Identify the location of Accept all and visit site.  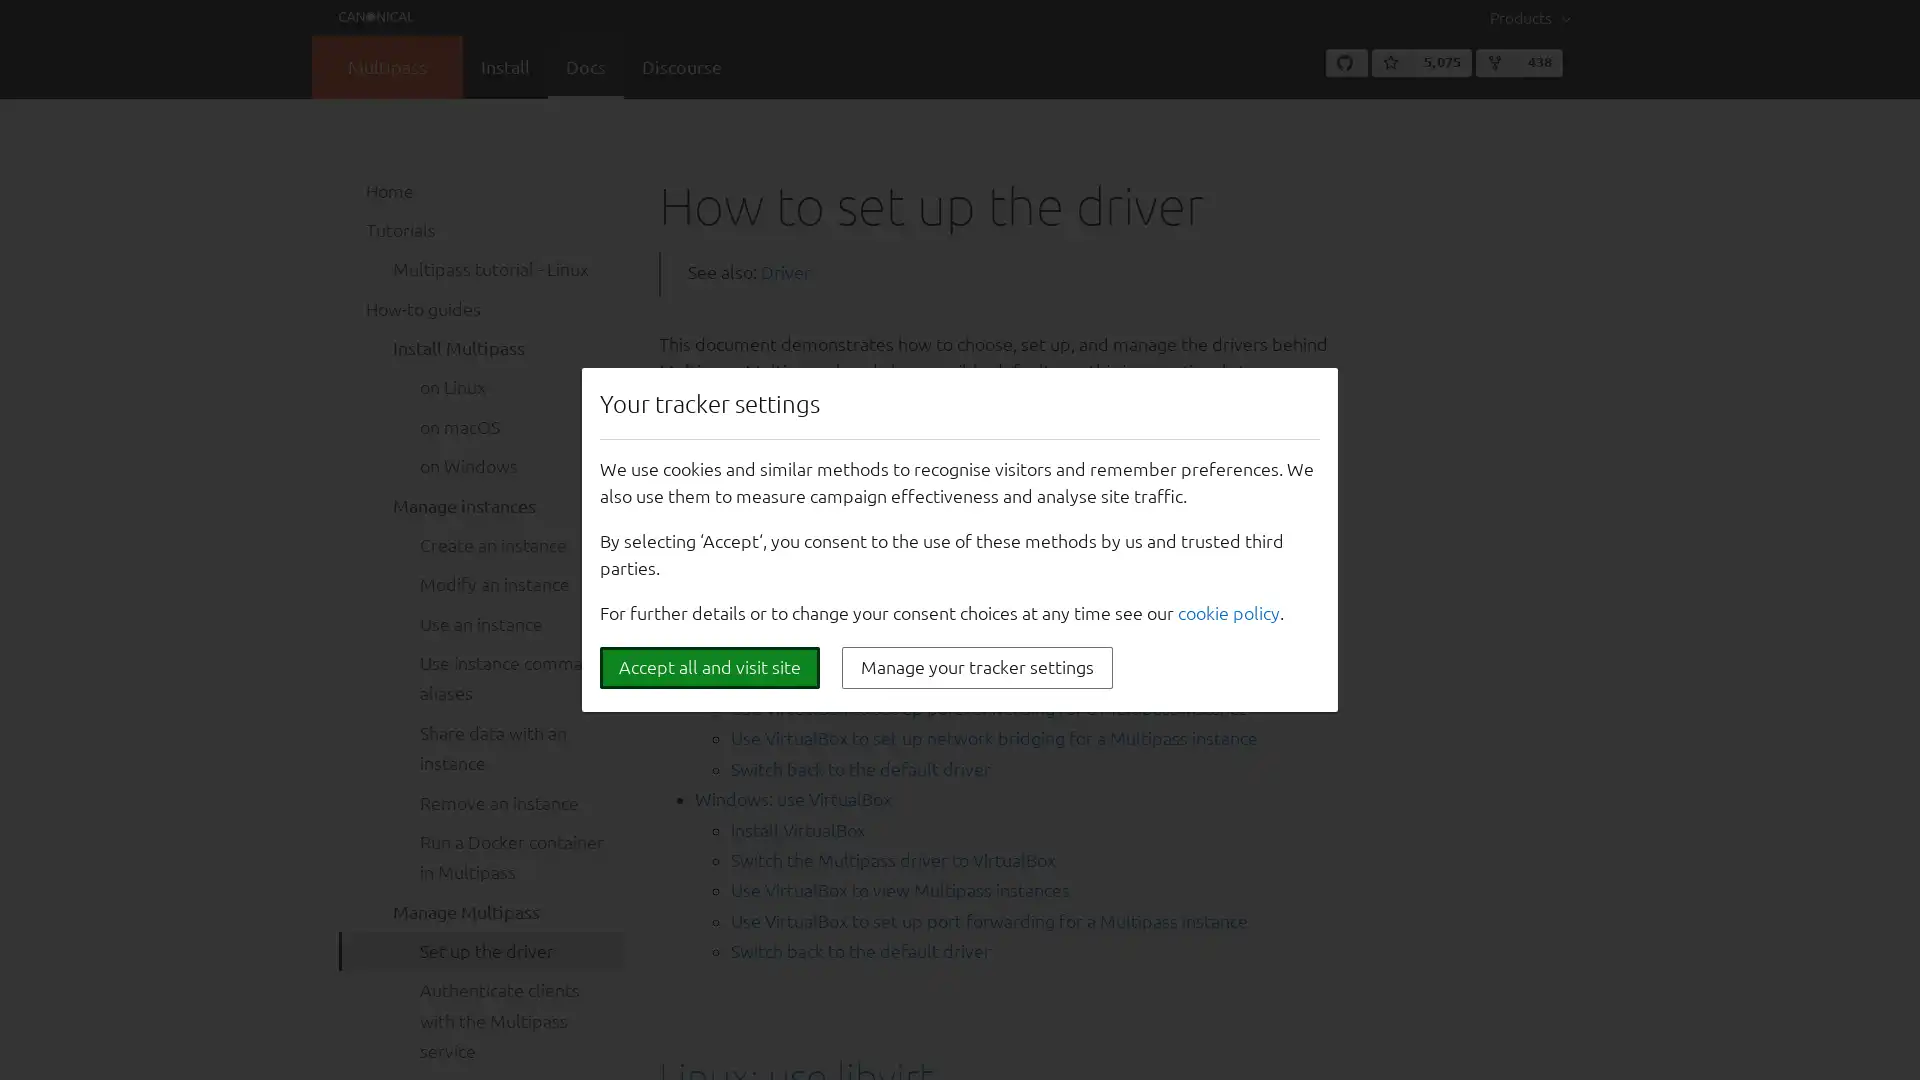
(710, 667).